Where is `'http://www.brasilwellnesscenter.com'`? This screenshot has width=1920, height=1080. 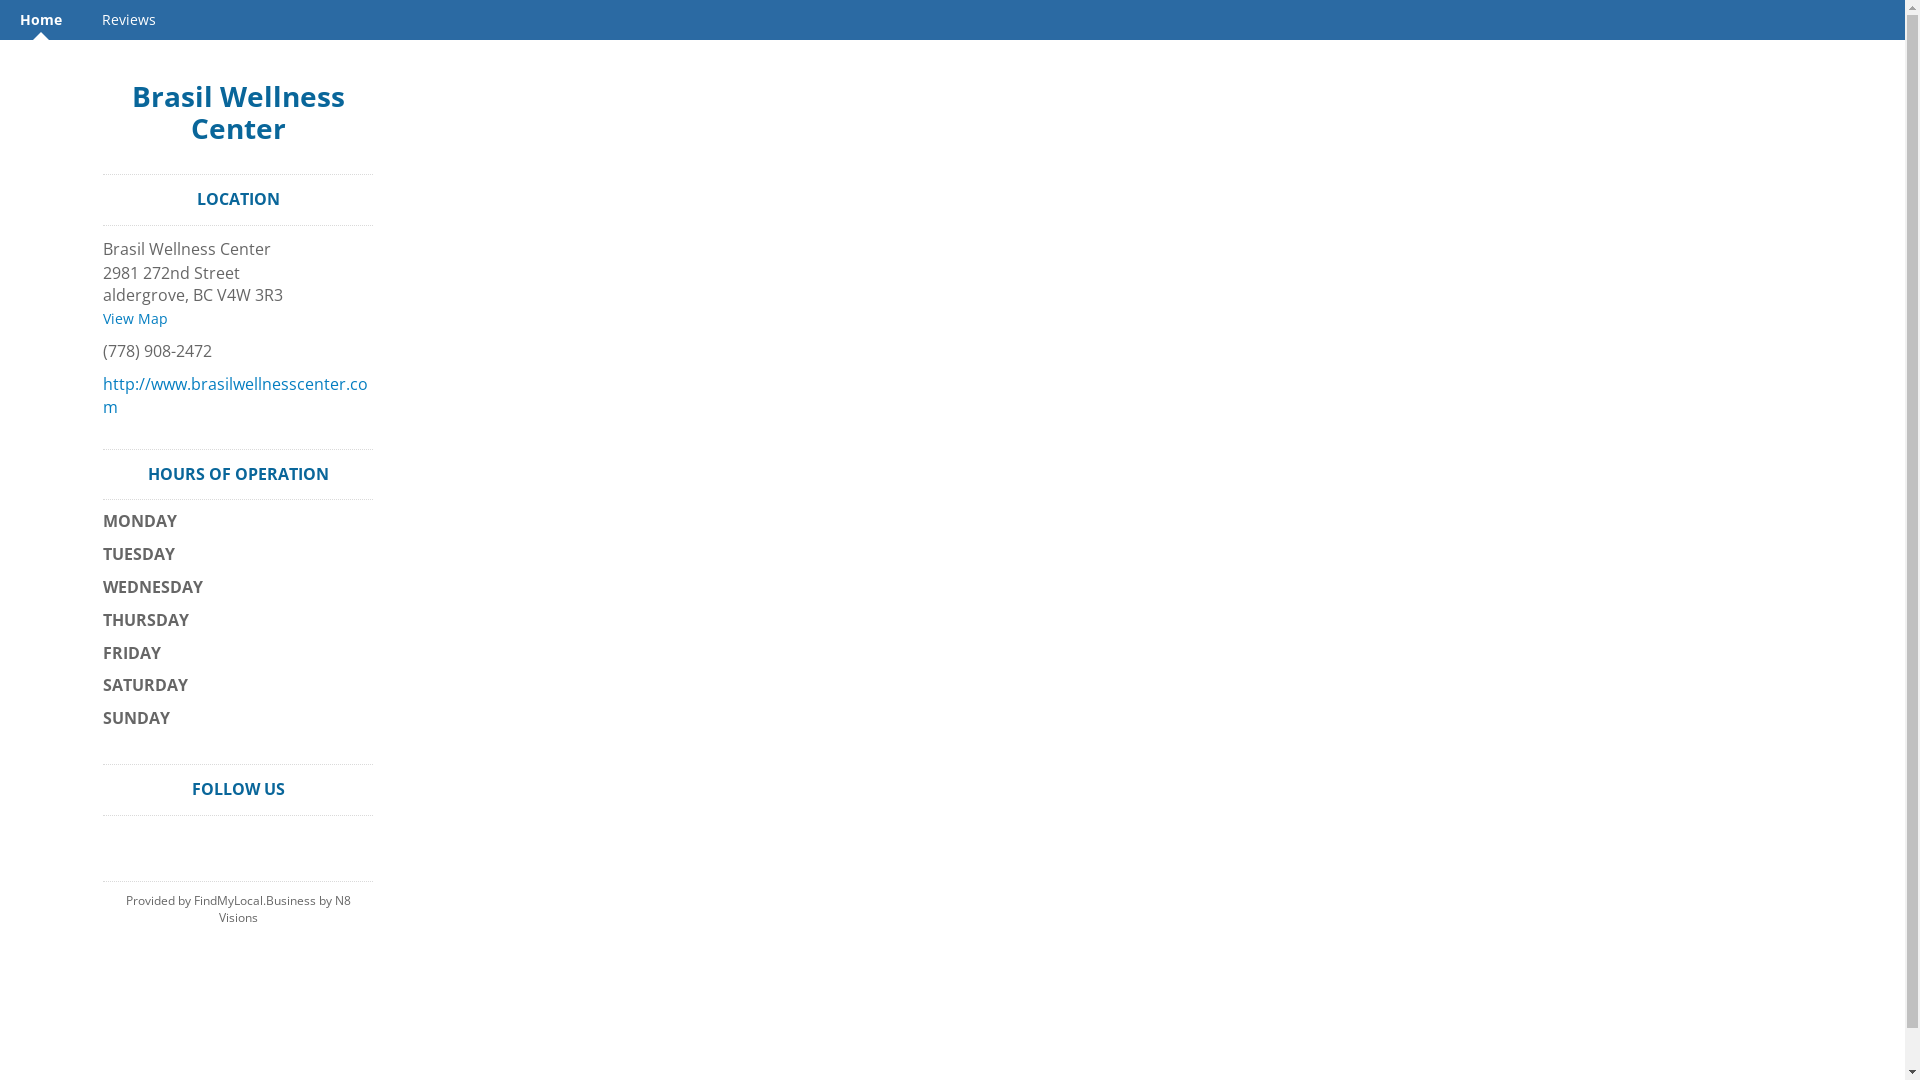
'http://www.brasilwellnesscenter.com' is located at coordinates (235, 395).